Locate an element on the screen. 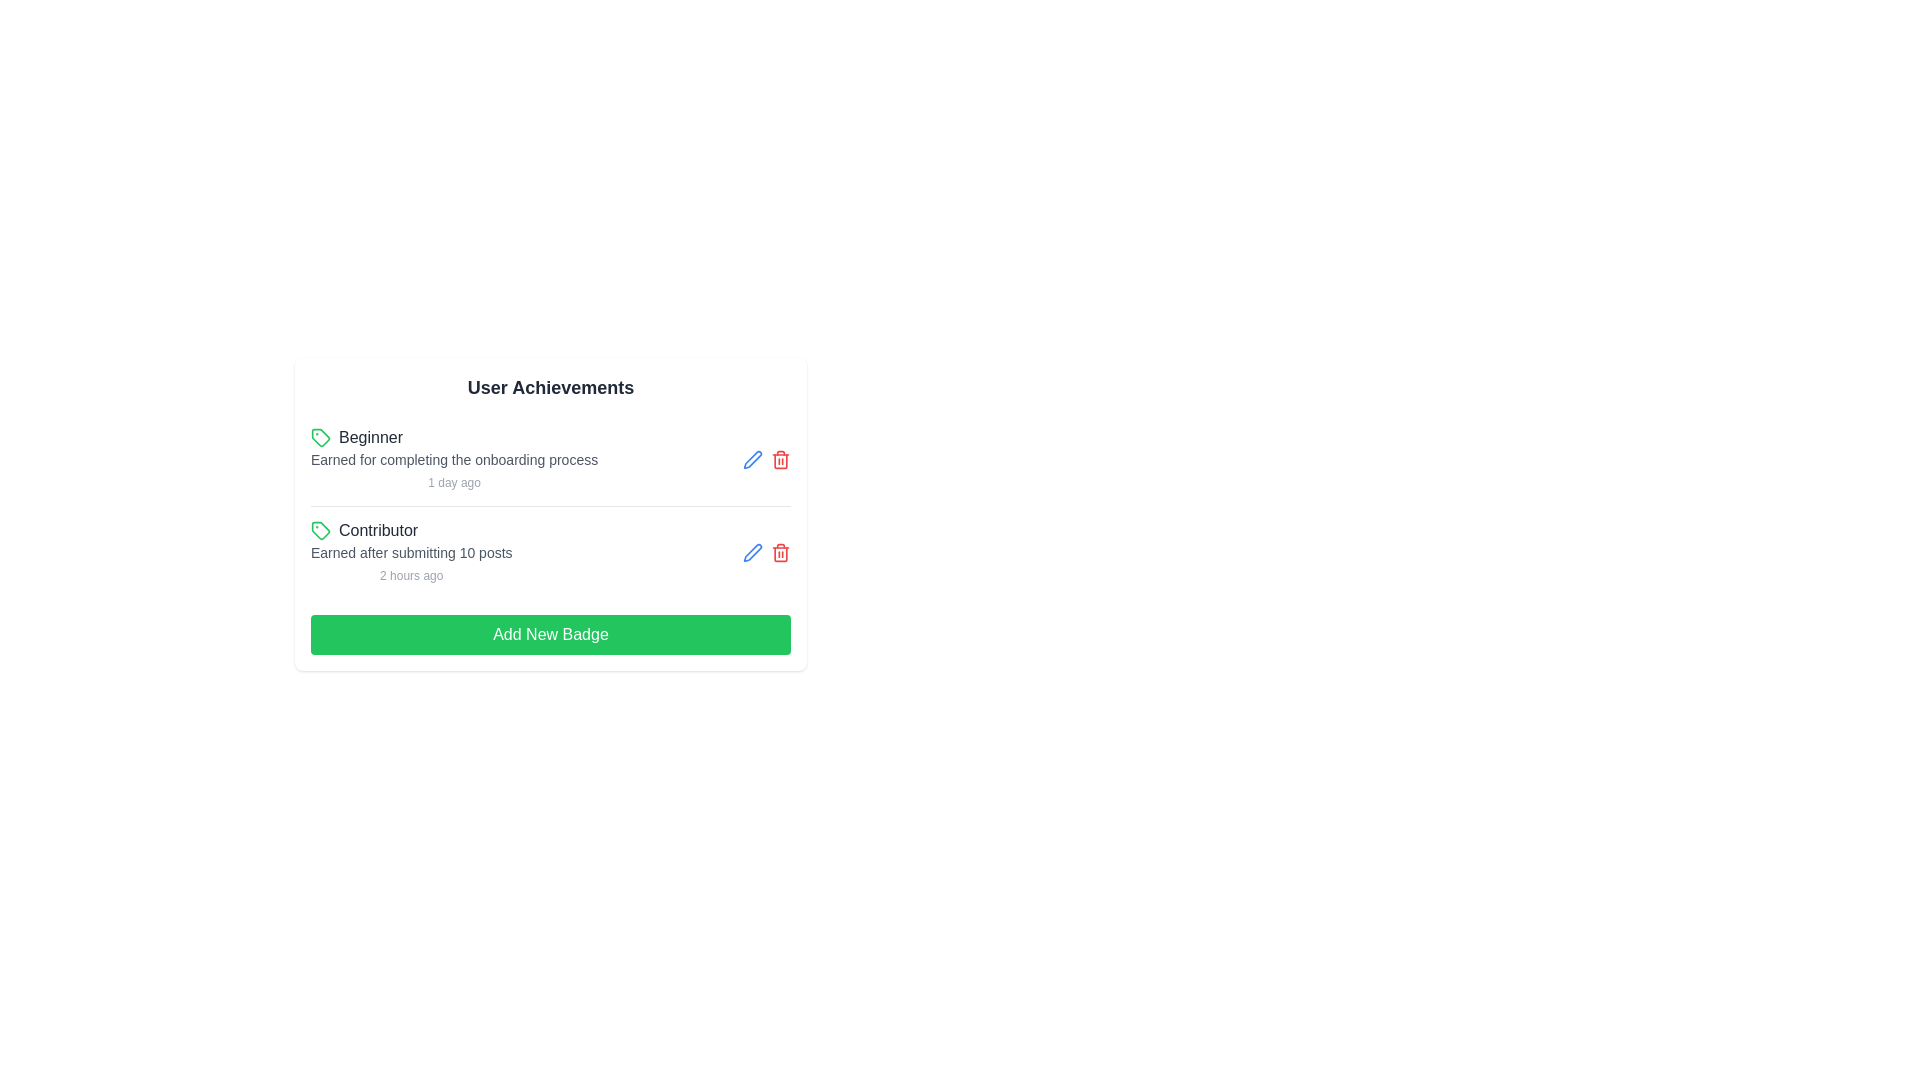  the text label displaying '1 day ago', which is styled as small gray font indicating a timestamp, located at the bottom right corner of the achievement section labeled 'Beginner' is located at coordinates (453, 482).